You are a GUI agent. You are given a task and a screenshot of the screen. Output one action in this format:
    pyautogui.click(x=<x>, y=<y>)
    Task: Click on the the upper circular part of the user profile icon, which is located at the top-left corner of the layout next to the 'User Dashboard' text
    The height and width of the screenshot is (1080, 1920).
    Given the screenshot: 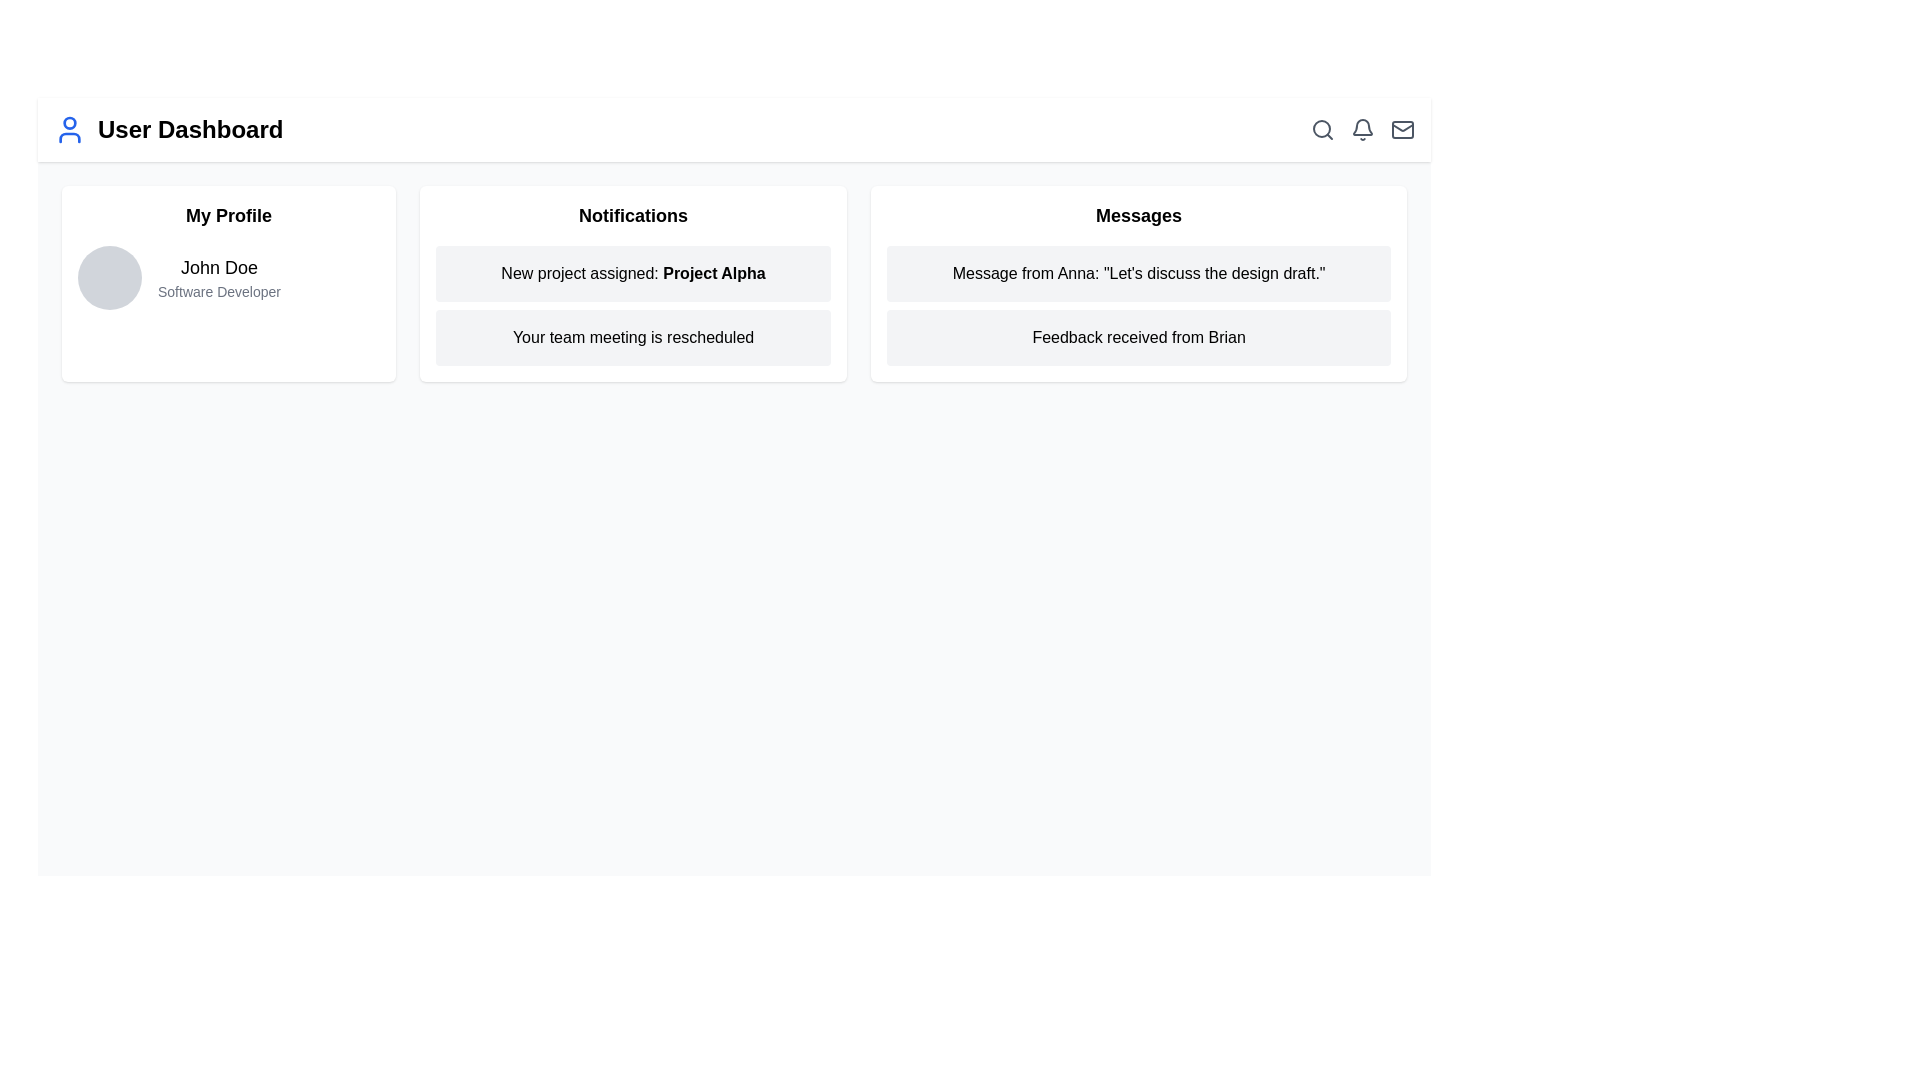 What is the action you would take?
    pyautogui.click(x=70, y=123)
    